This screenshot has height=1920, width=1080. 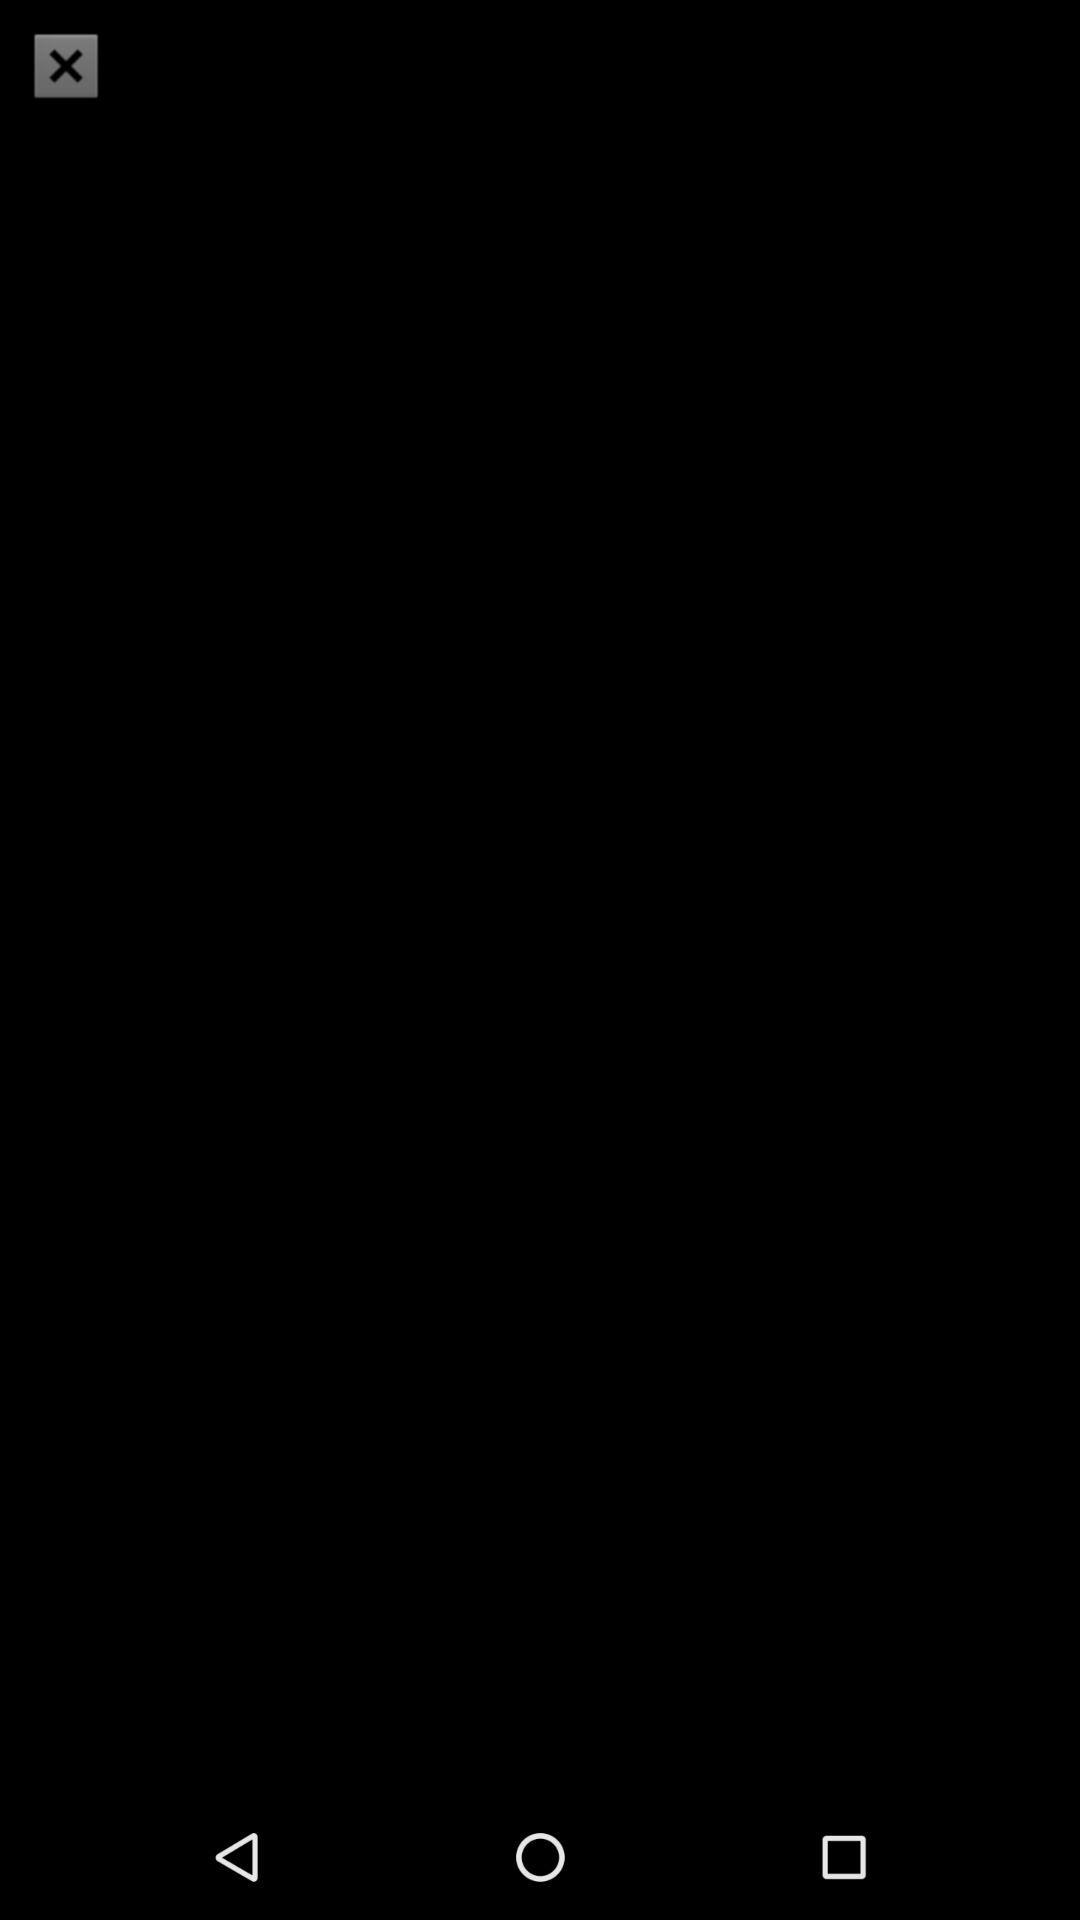 What do you see at coordinates (540, 896) in the screenshot?
I see `the item at the center` at bounding box center [540, 896].